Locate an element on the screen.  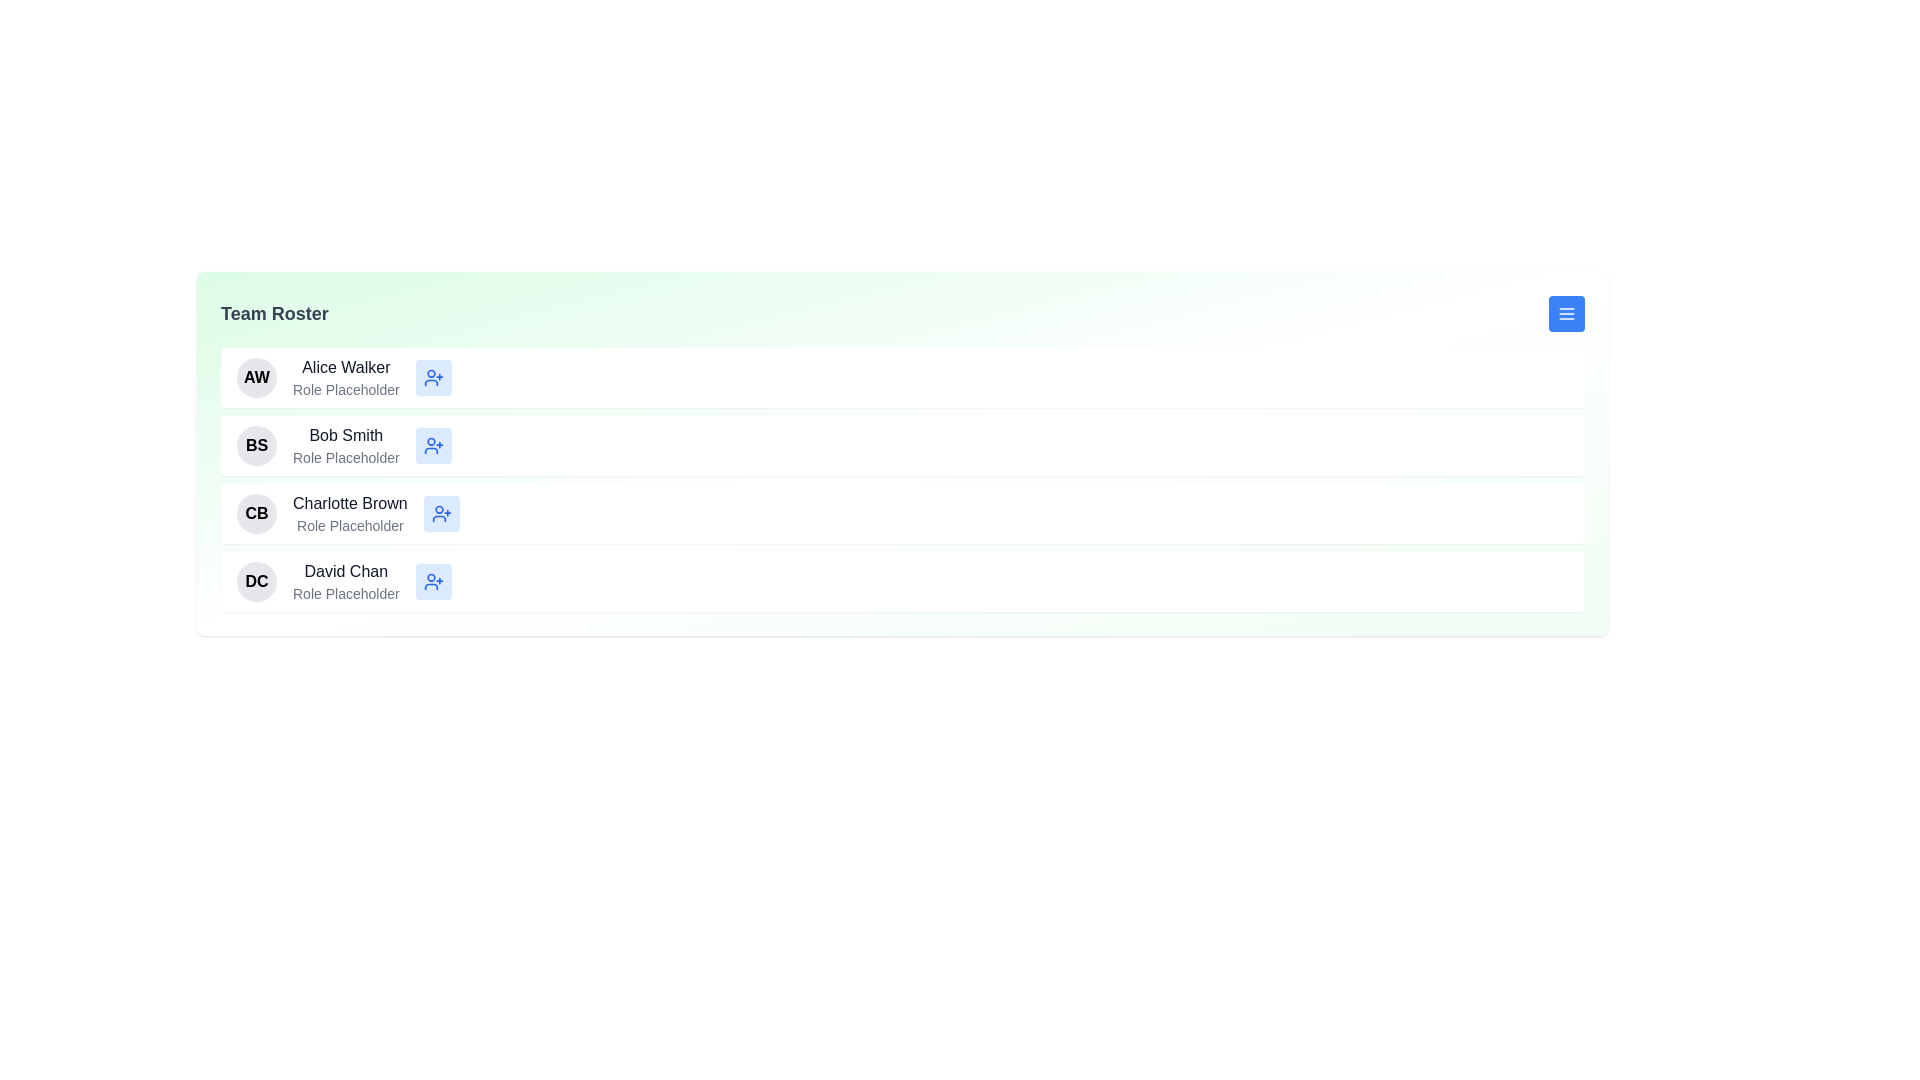
the 'Team Roster' text label, which serves as a title for the section above the list of team members is located at coordinates (273, 313).